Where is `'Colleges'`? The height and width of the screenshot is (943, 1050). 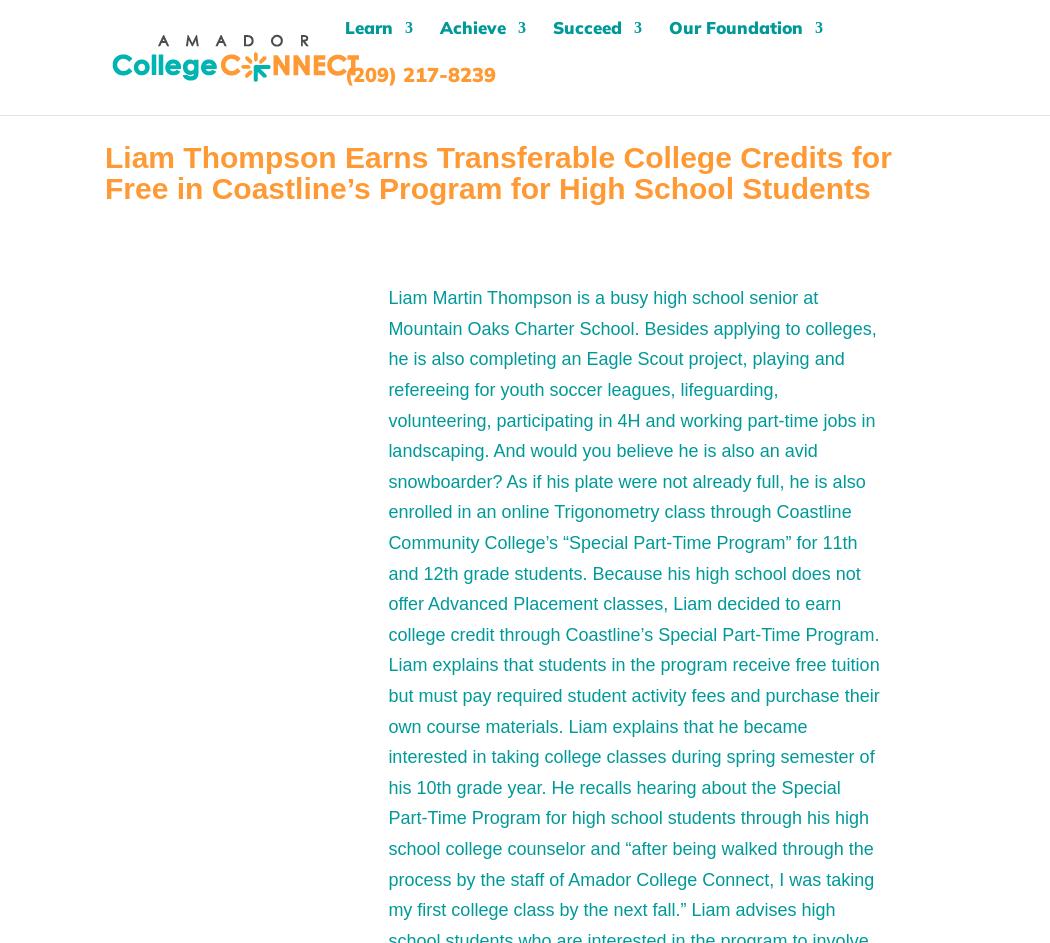 'Colleges' is located at coordinates (405, 118).